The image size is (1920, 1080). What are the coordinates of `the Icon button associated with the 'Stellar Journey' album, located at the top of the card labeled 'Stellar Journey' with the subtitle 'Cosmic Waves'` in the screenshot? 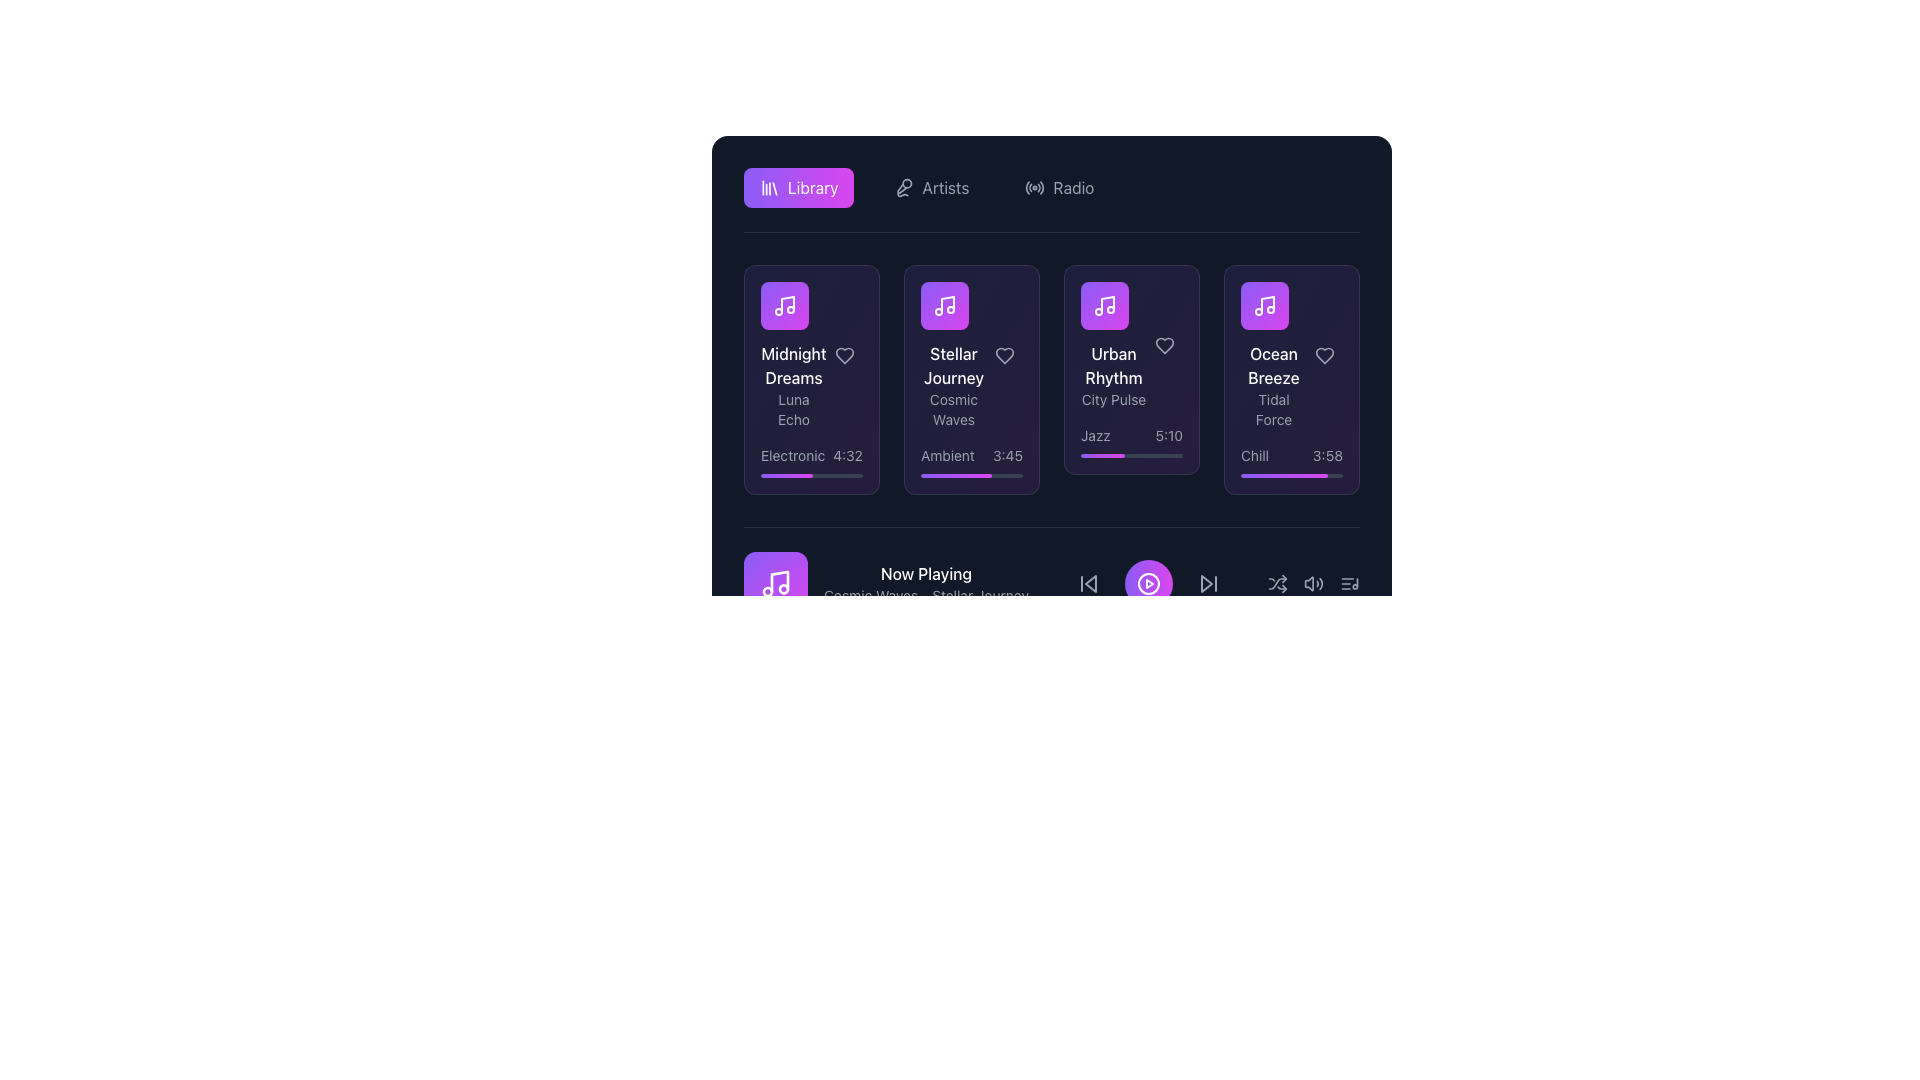 It's located at (944, 305).